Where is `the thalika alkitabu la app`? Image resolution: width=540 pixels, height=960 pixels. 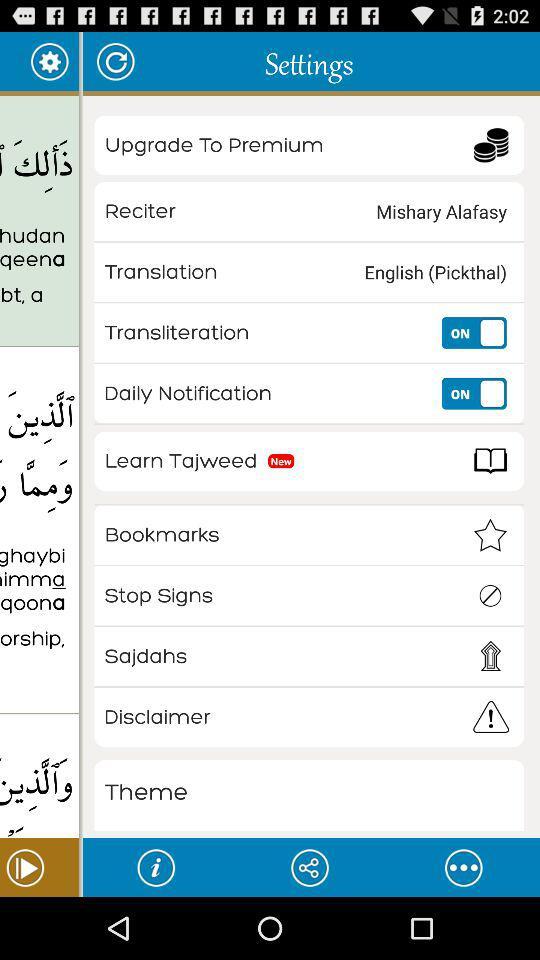
the thalika alkitabu la app is located at coordinates (39, 246).